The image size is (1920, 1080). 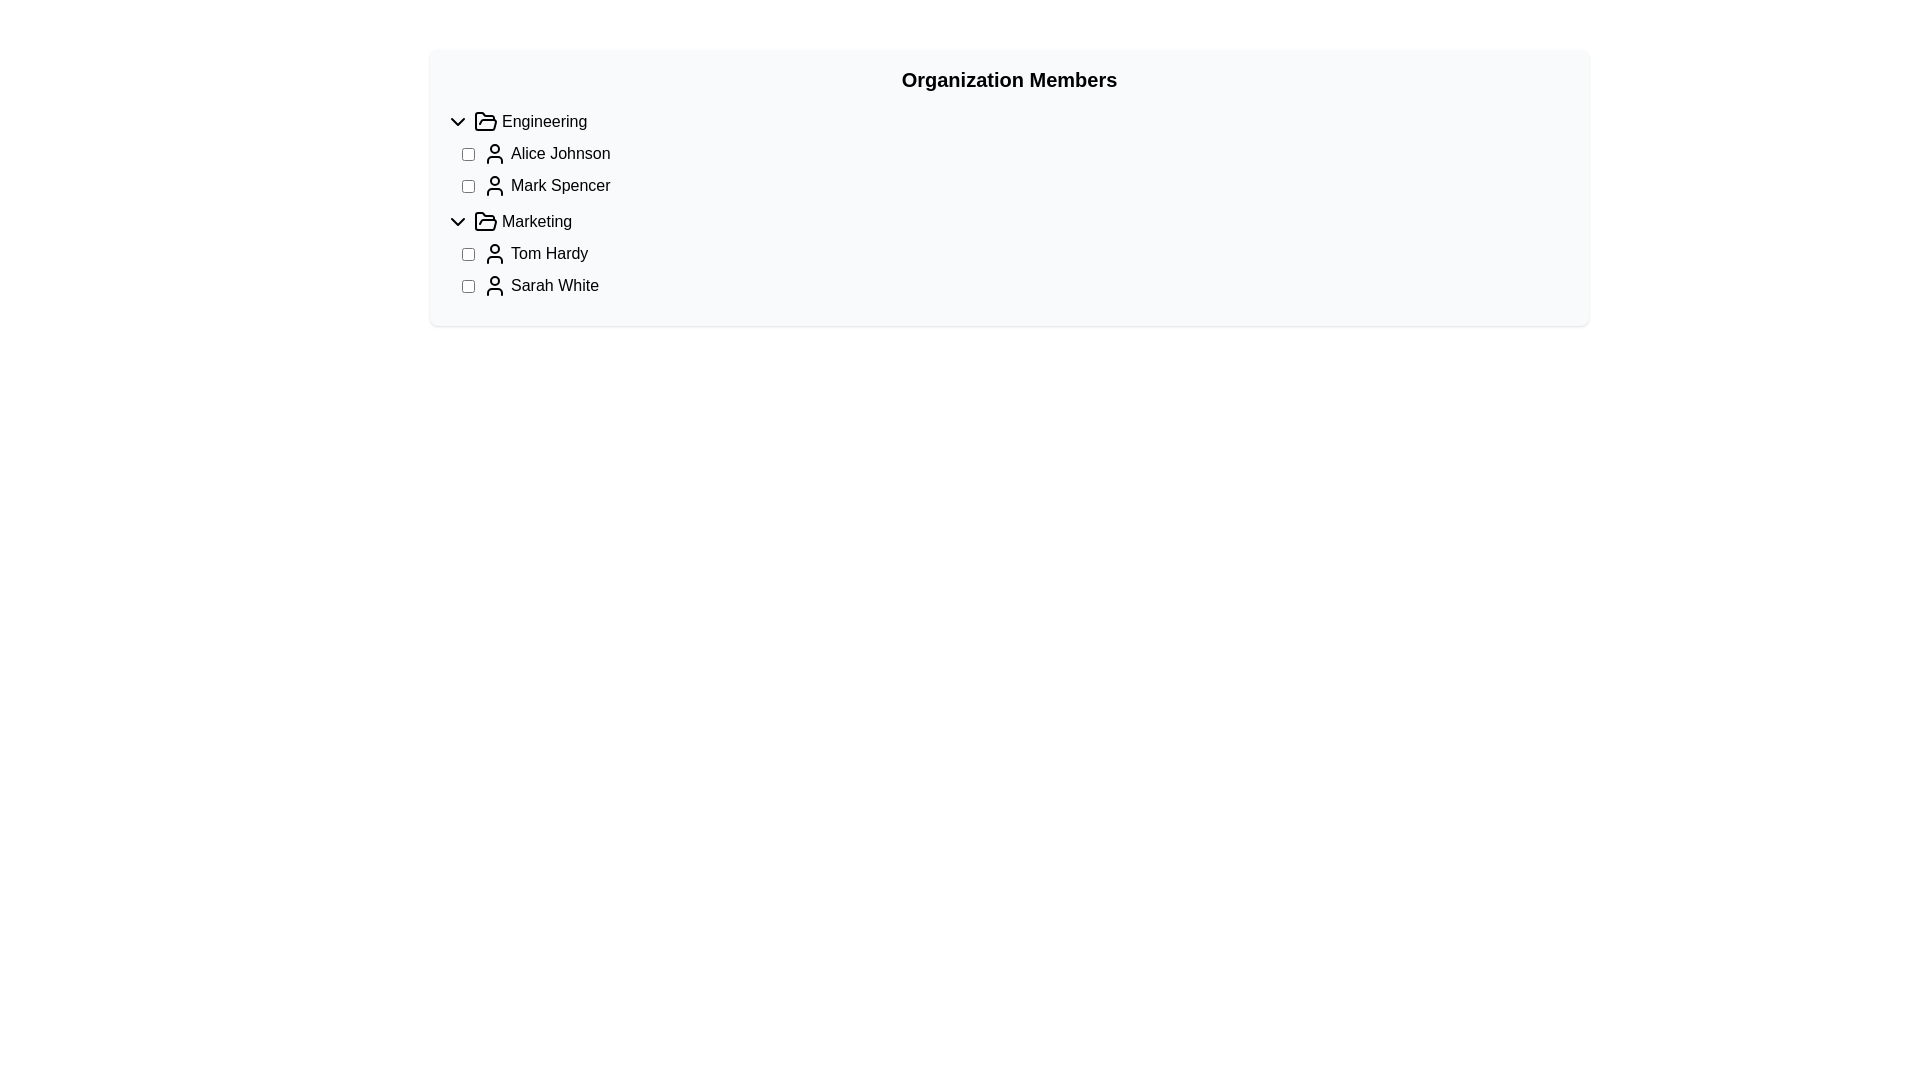 What do you see at coordinates (485, 122) in the screenshot?
I see `the open folder icon representing the 'Engineering' category, located to the left of the text 'Engineering' in the list of organization members` at bounding box center [485, 122].